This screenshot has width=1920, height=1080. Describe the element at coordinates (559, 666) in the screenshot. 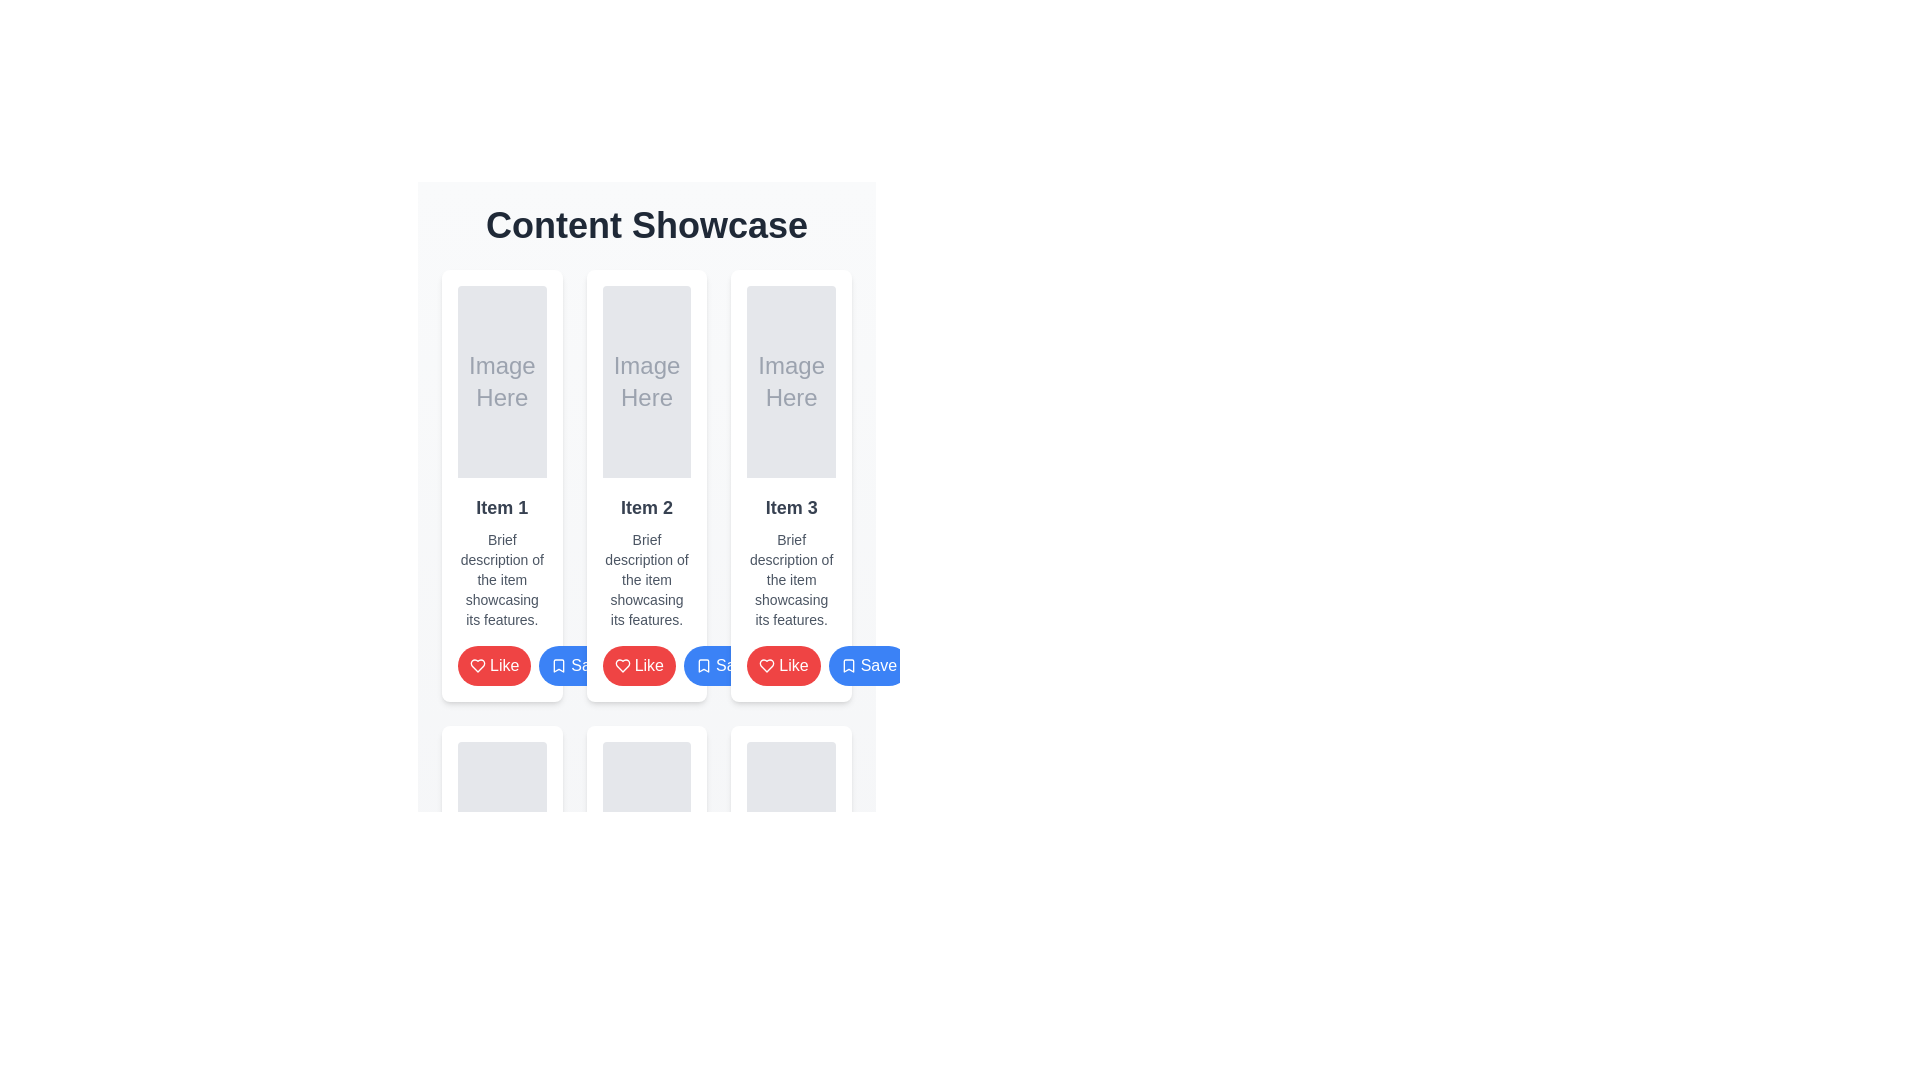

I see `the bookmark icon located in the bottom-right section of the 'Item 2' card` at that location.